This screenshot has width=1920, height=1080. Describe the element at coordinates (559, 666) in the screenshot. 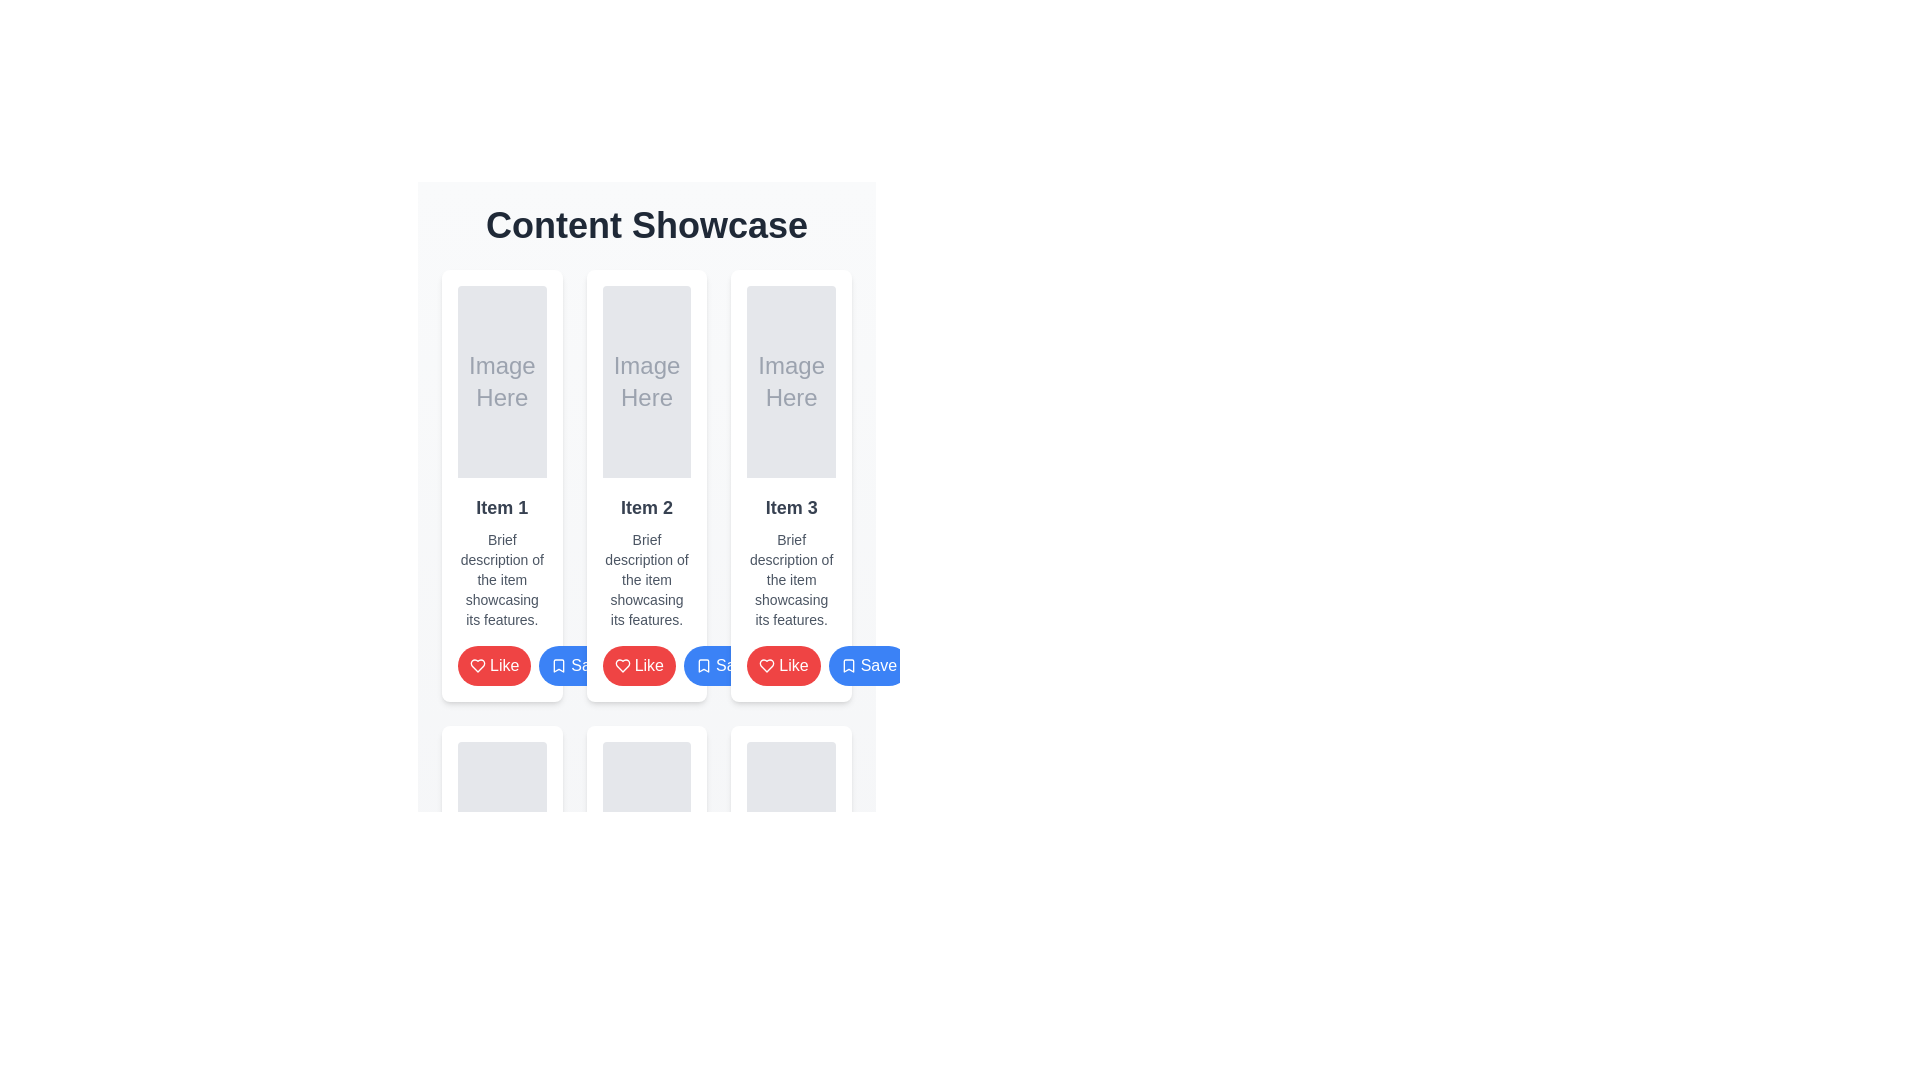

I see `the bookmark icon located in the bottom-right section of the 'Item 2' card` at that location.